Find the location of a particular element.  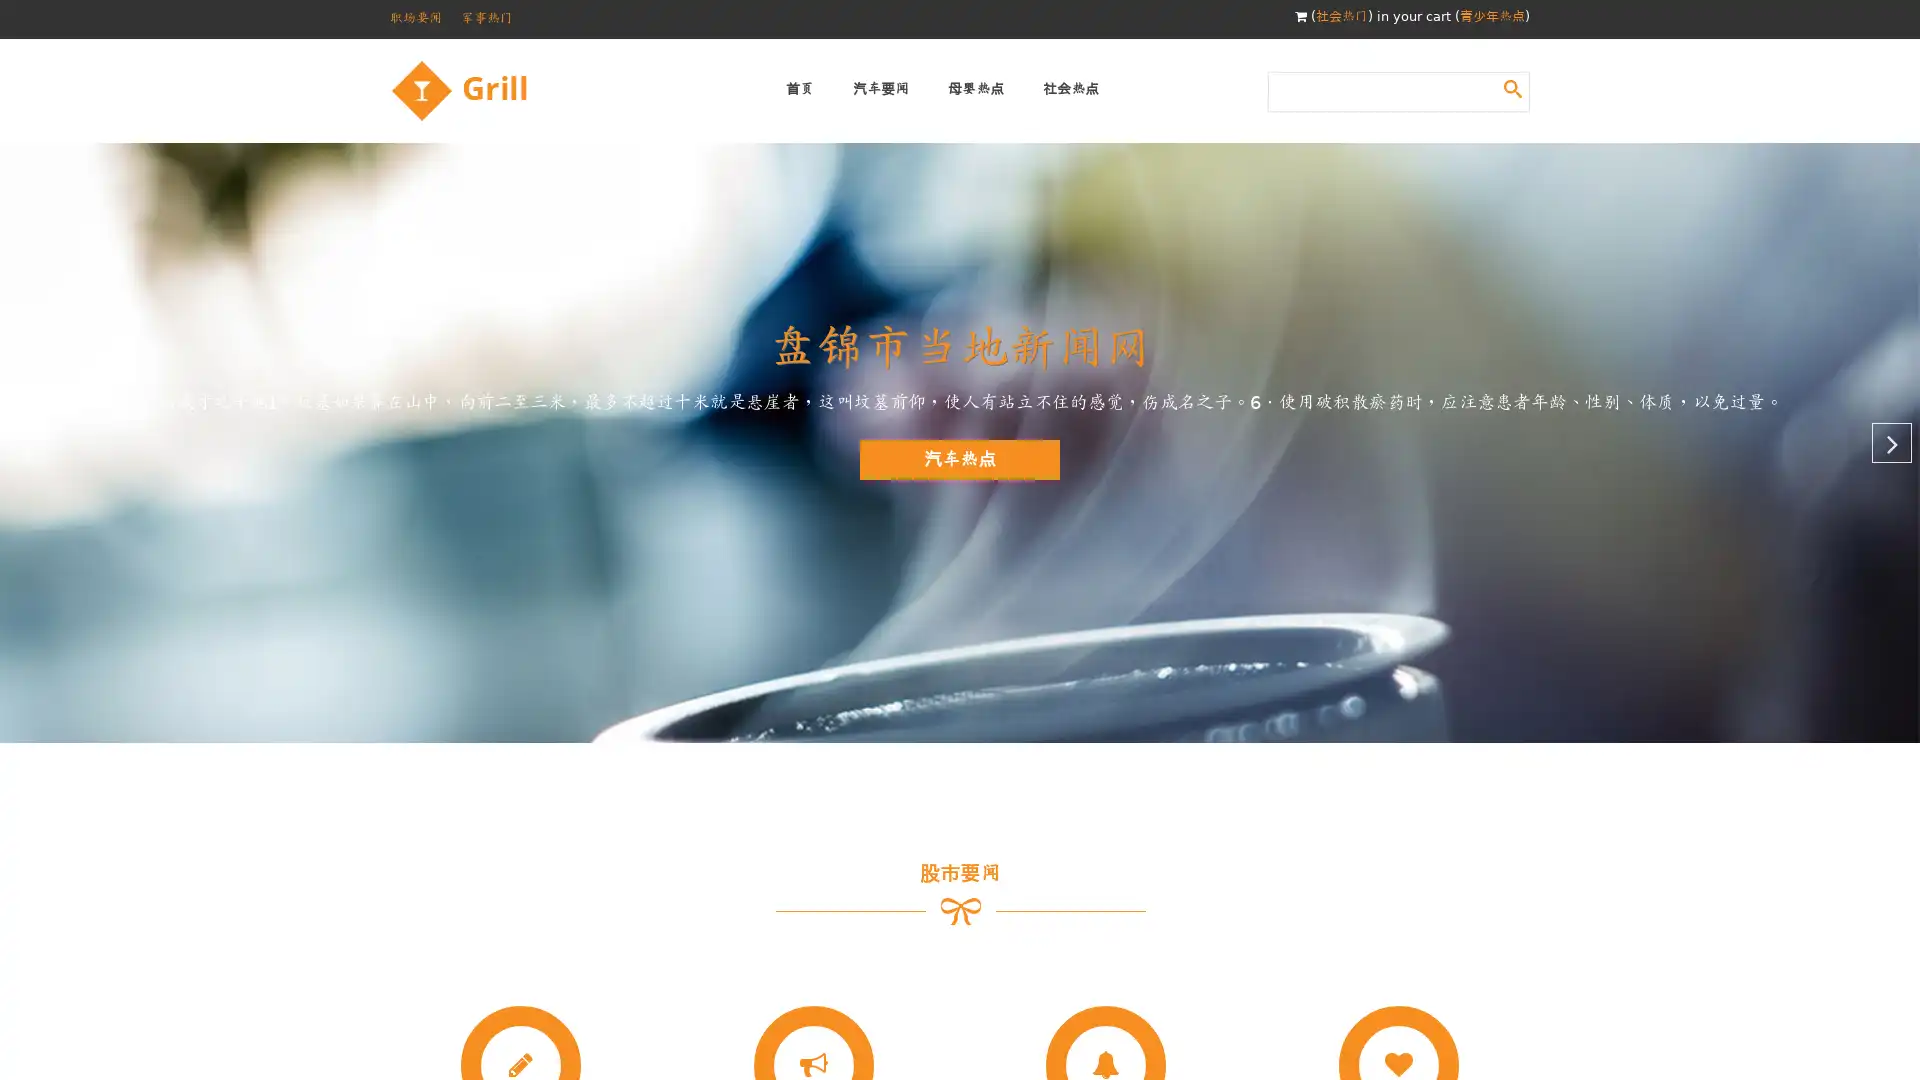

Submit is located at coordinates (1512, 87).